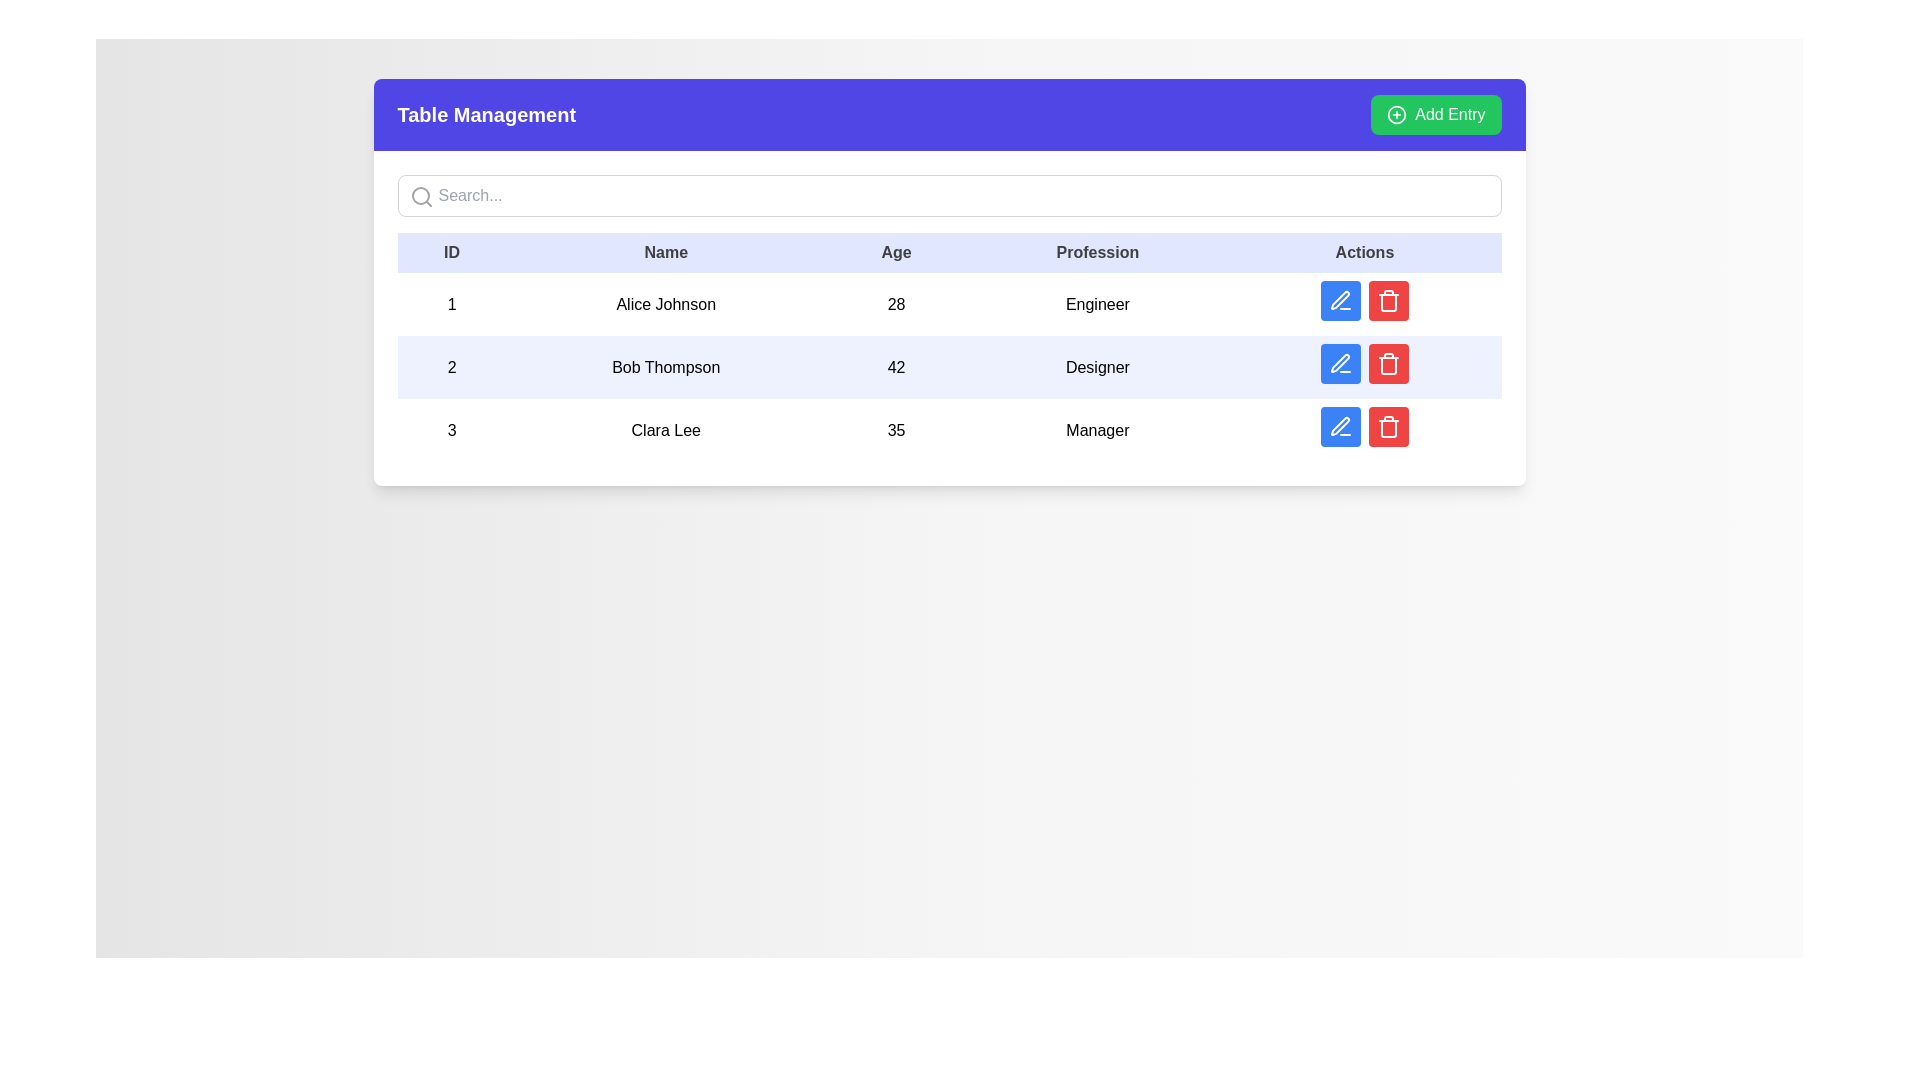  What do you see at coordinates (666, 429) in the screenshot?
I see `the text label indicating the name 'Clara Lee' in the 'Name' column of the third row in the table` at bounding box center [666, 429].